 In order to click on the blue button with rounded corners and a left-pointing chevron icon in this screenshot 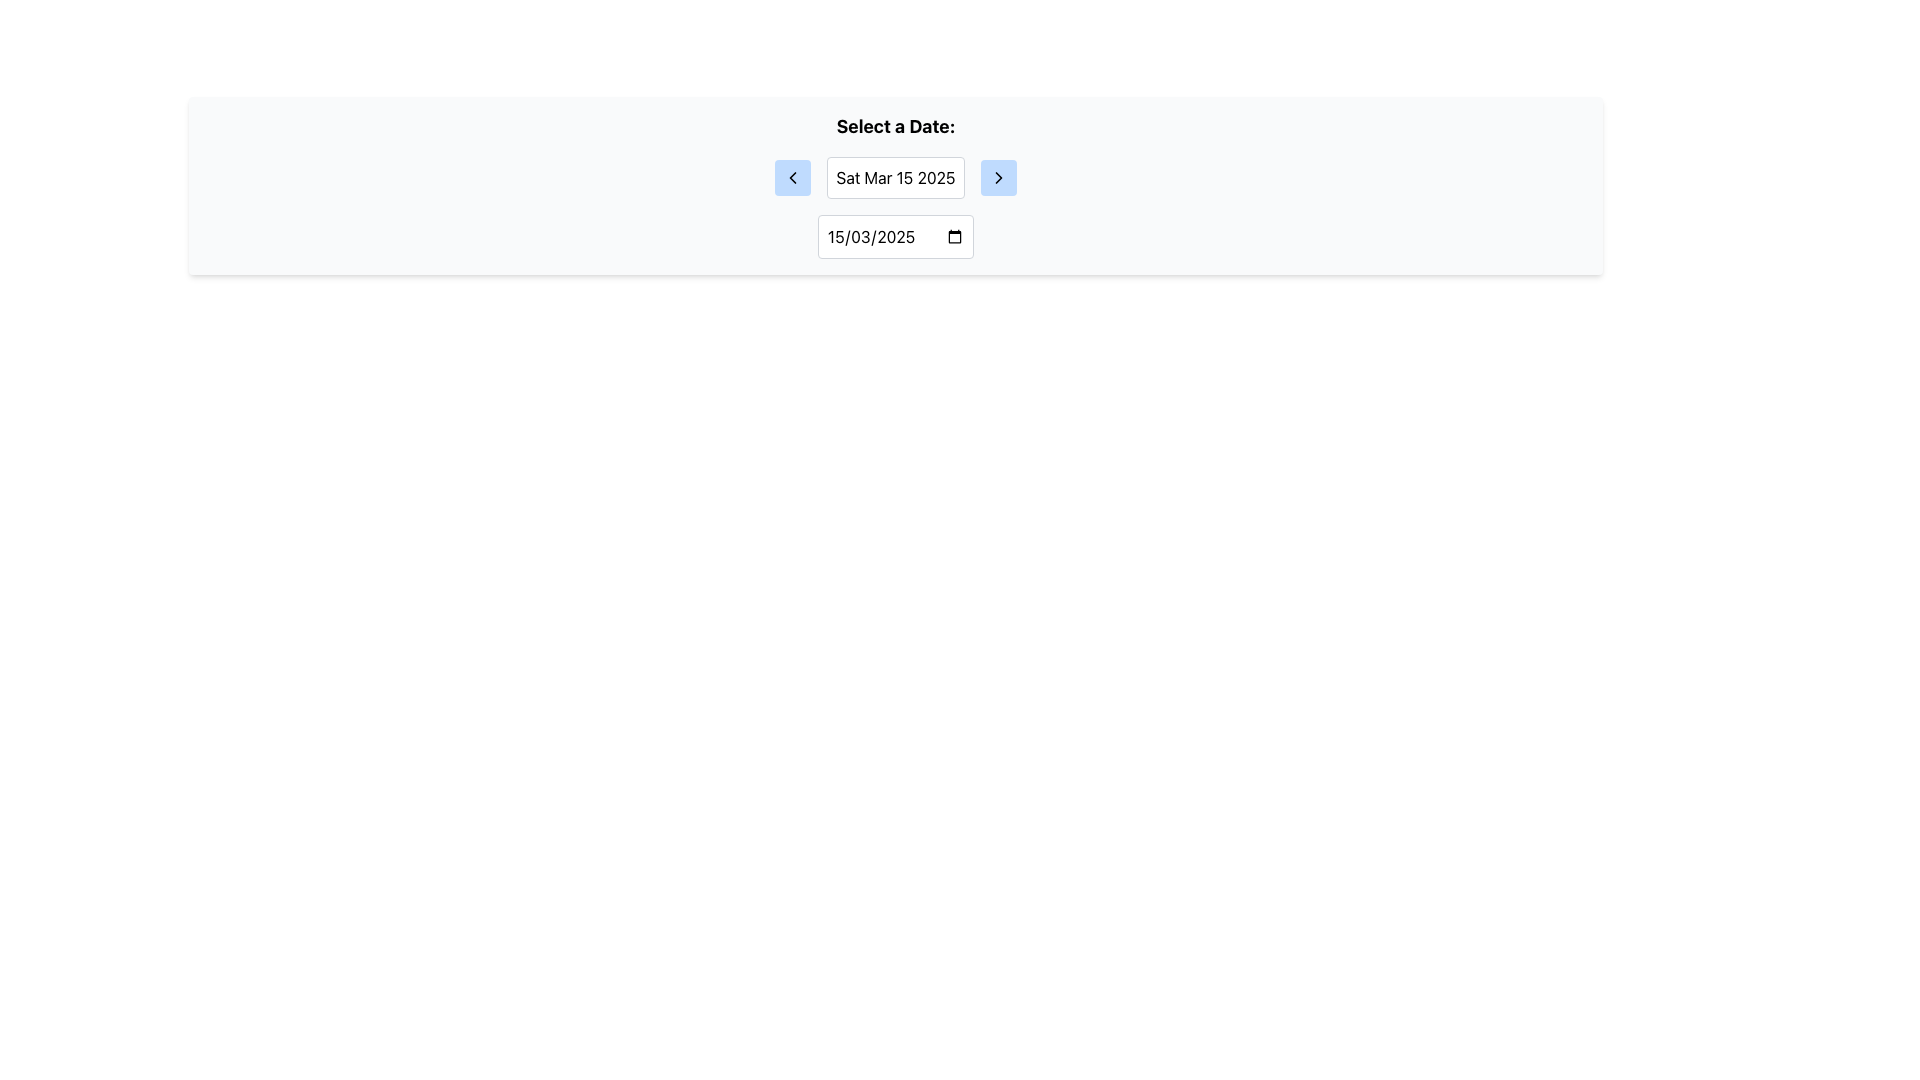, I will do `click(792, 176)`.